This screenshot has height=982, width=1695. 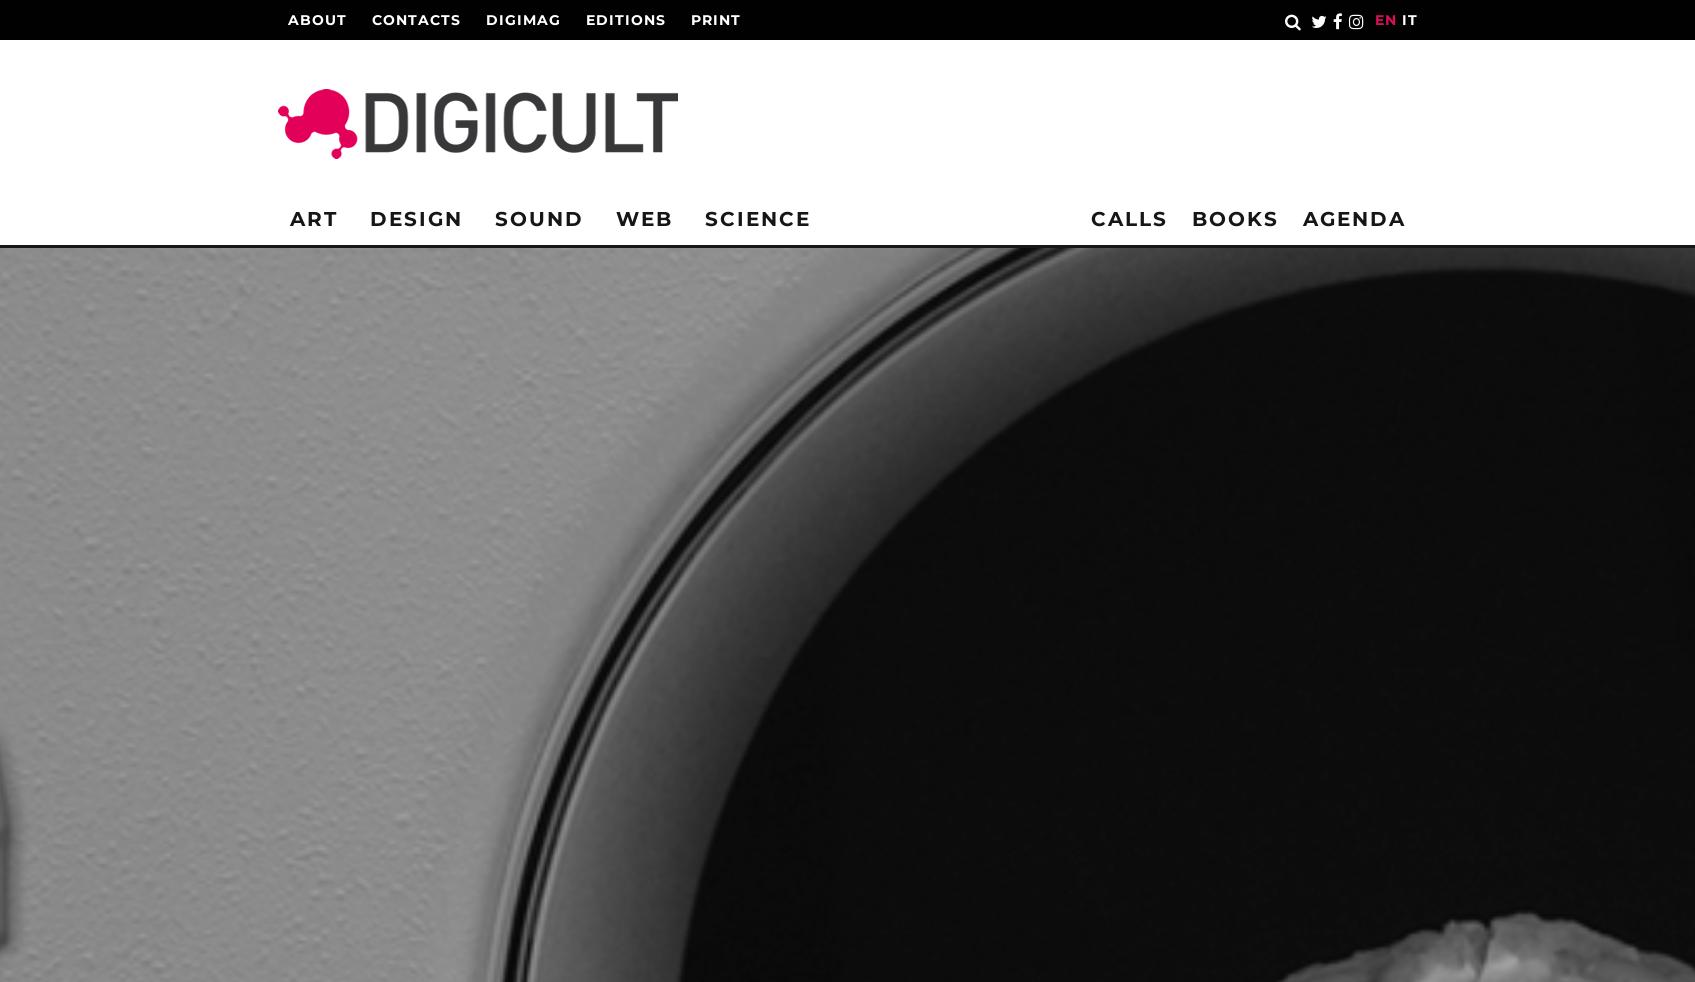 I want to click on 'Contacts', so click(x=415, y=19).